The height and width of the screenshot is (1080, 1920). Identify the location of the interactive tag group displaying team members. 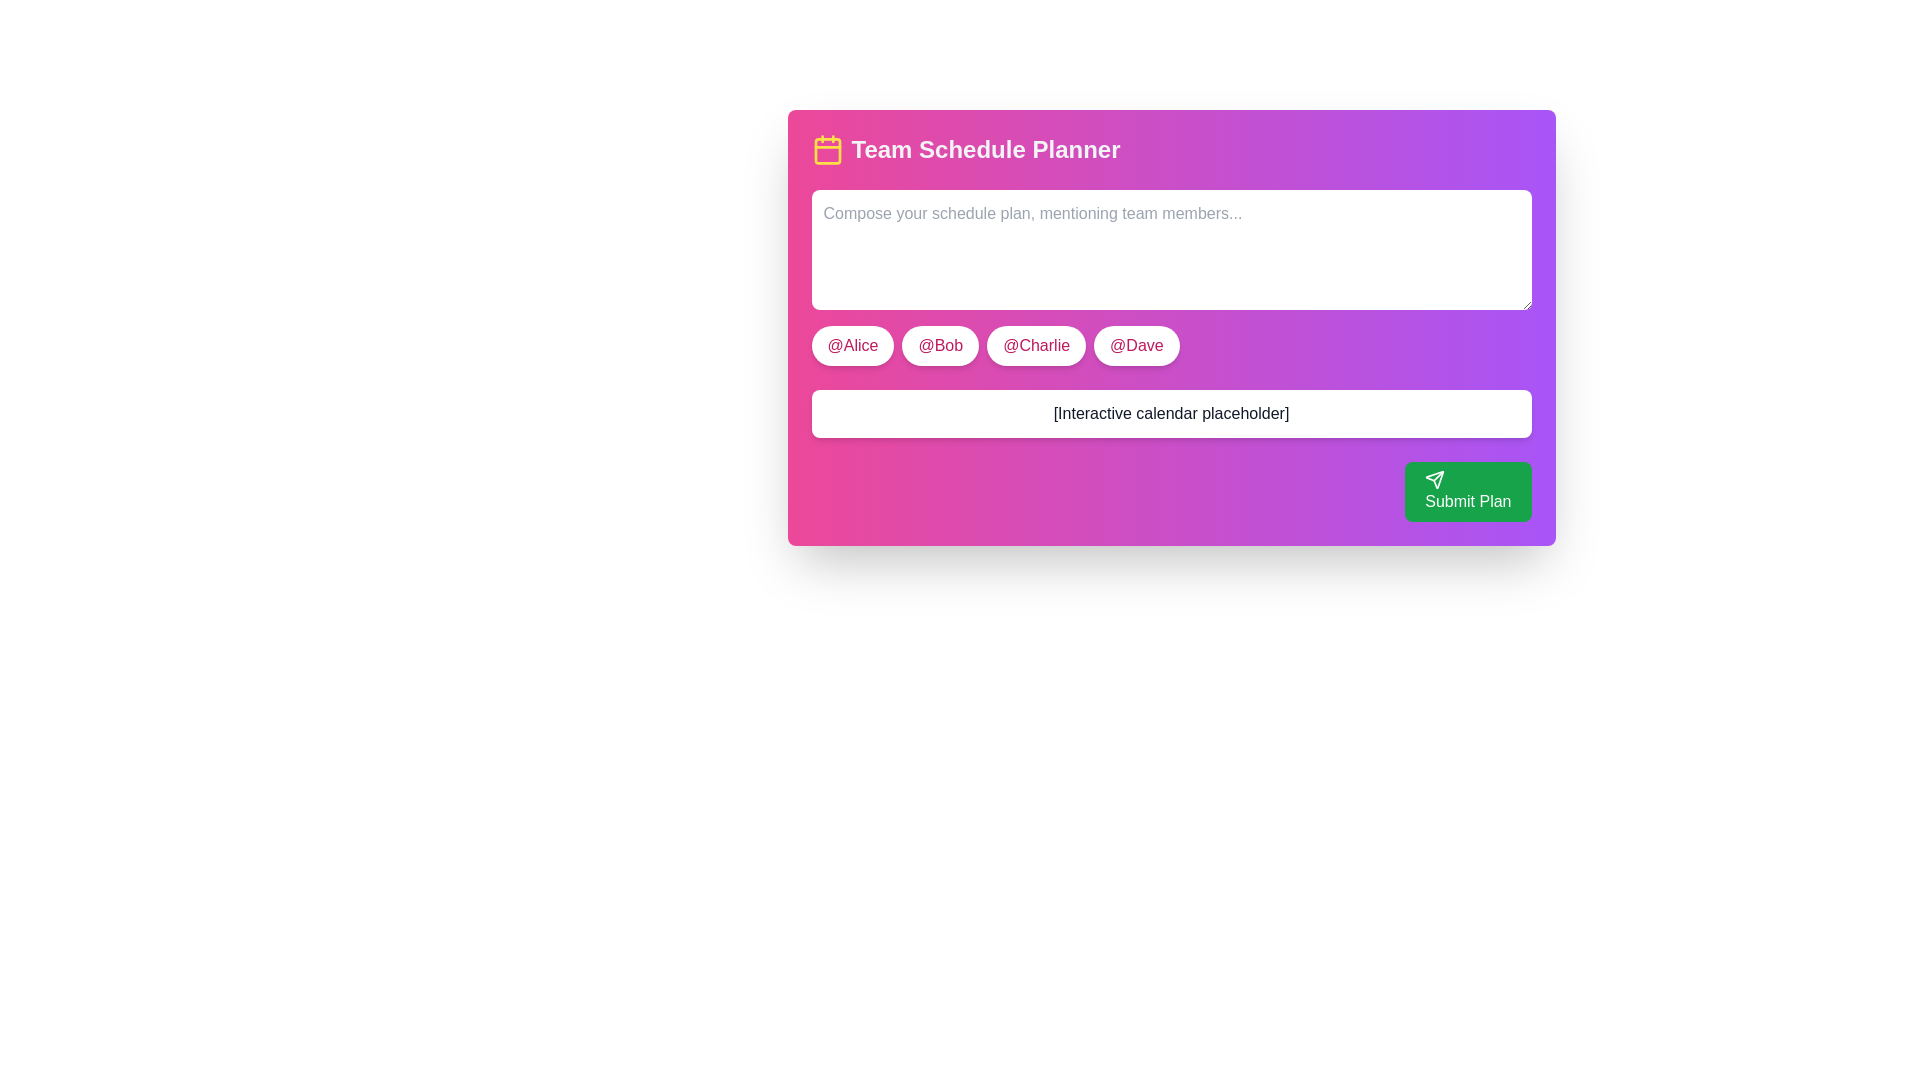
(1171, 345).